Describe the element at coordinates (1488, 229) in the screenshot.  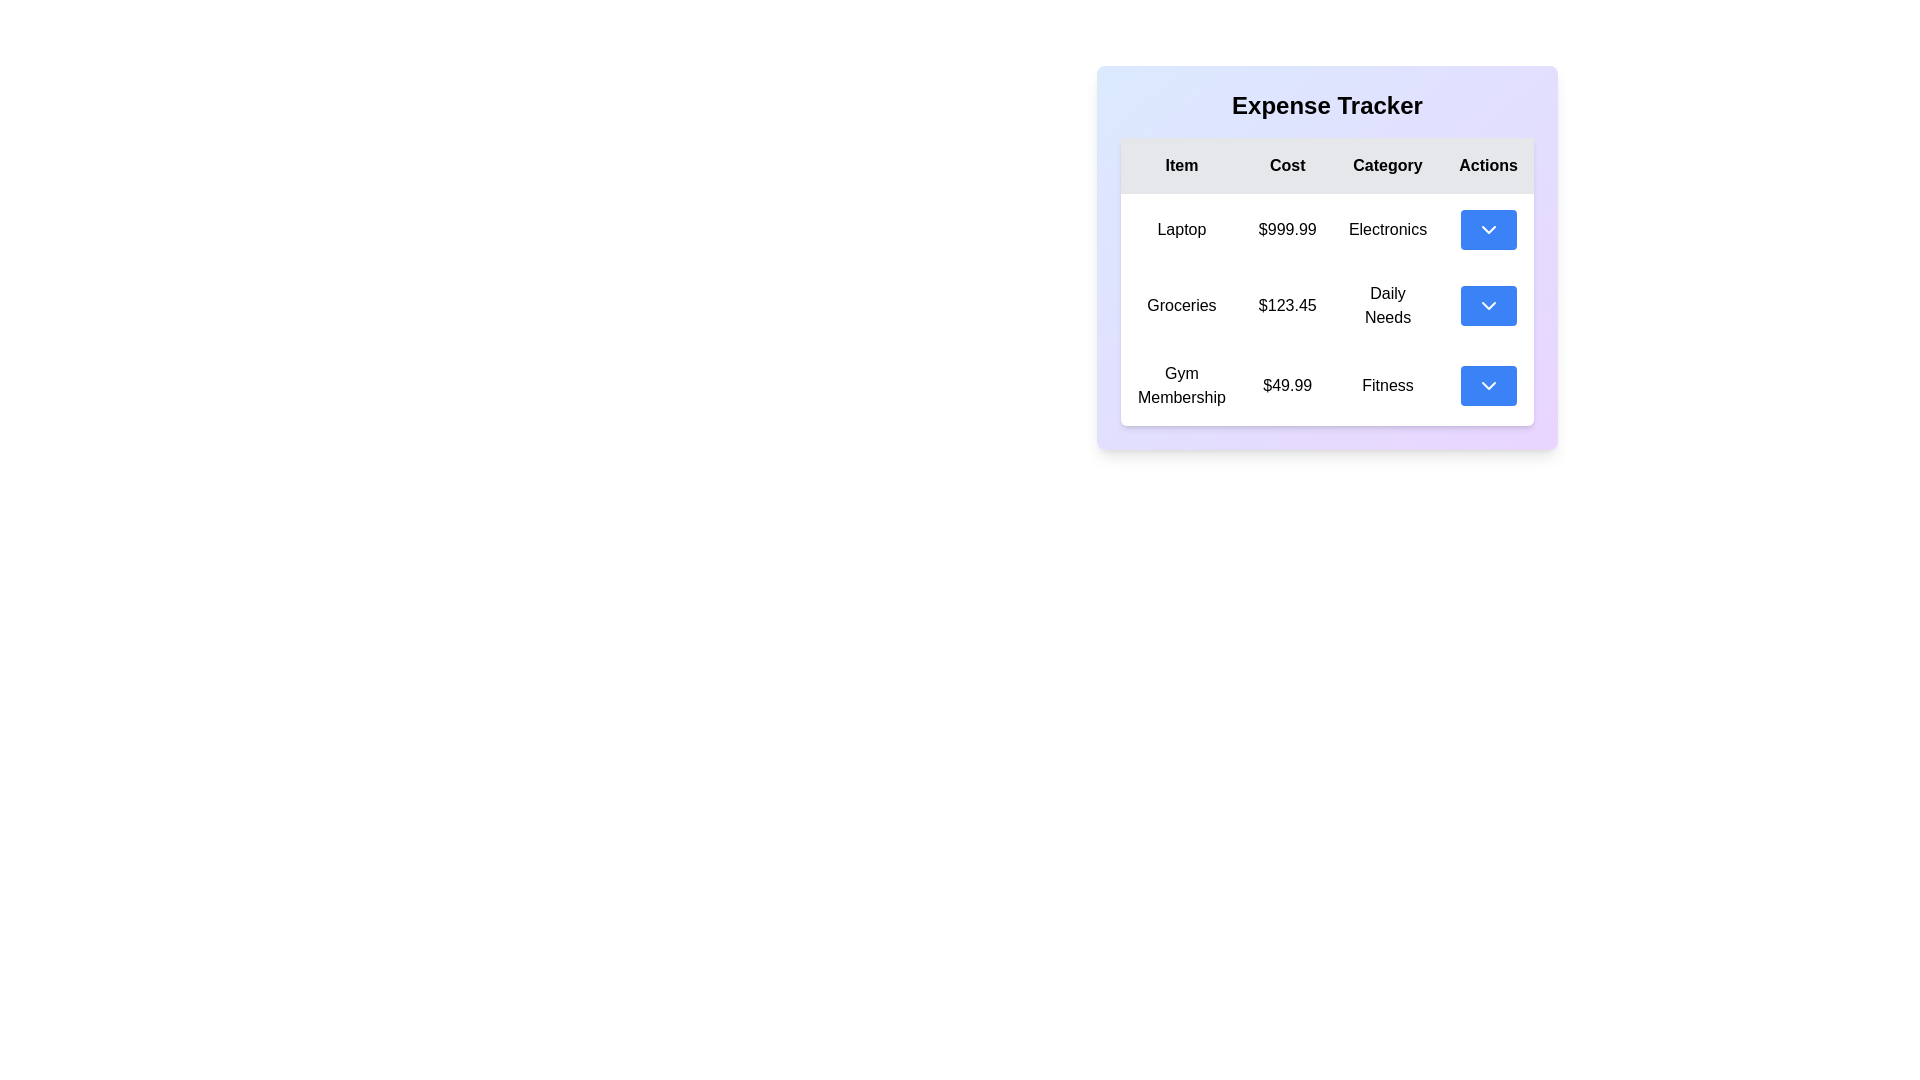
I see `the button with a downward-facing chevron icon located in the 'Actions' column of the first row for the 'Laptop' item` at that location.